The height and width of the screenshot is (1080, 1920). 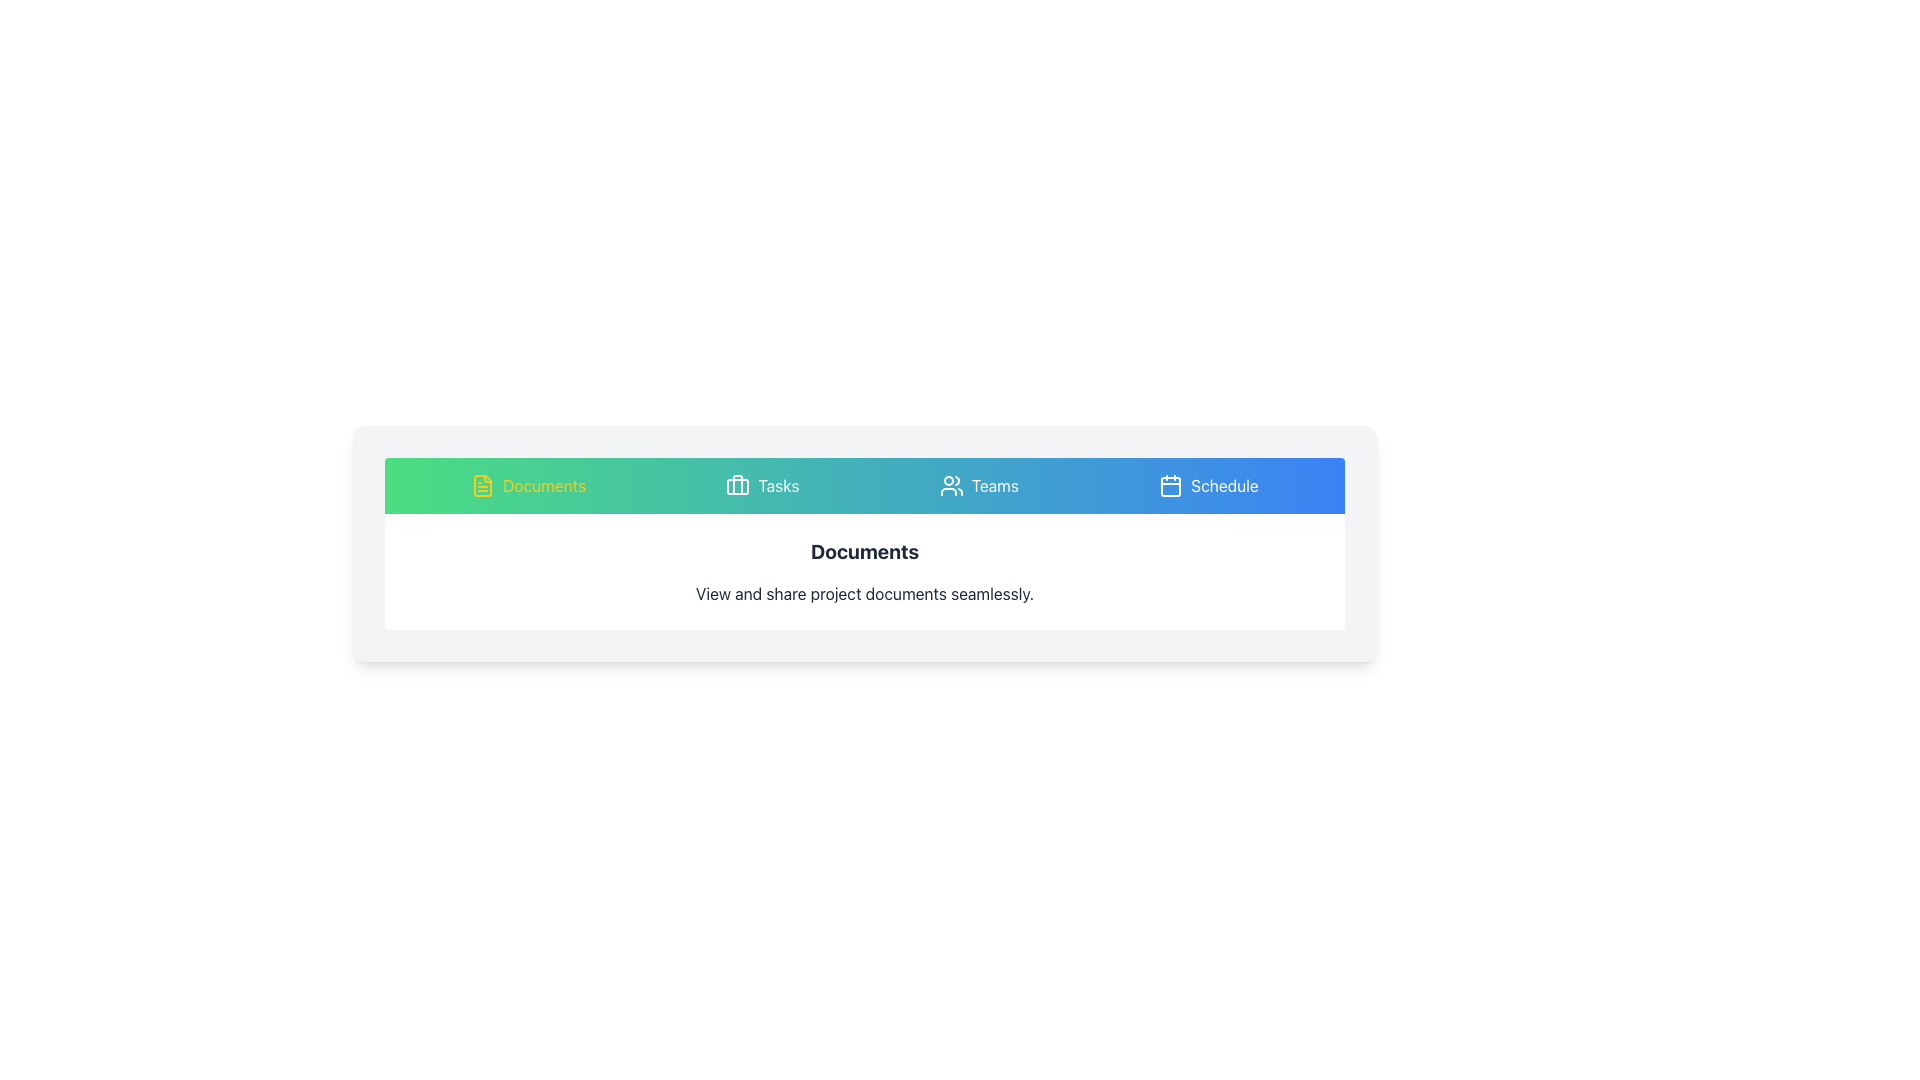 What do you see at coordinates (864, 551) in the screenshot?
I see `the 'Documents' text label, which is a bold, extra-large font label located at the top of its section` at bounding box center [864, 551].